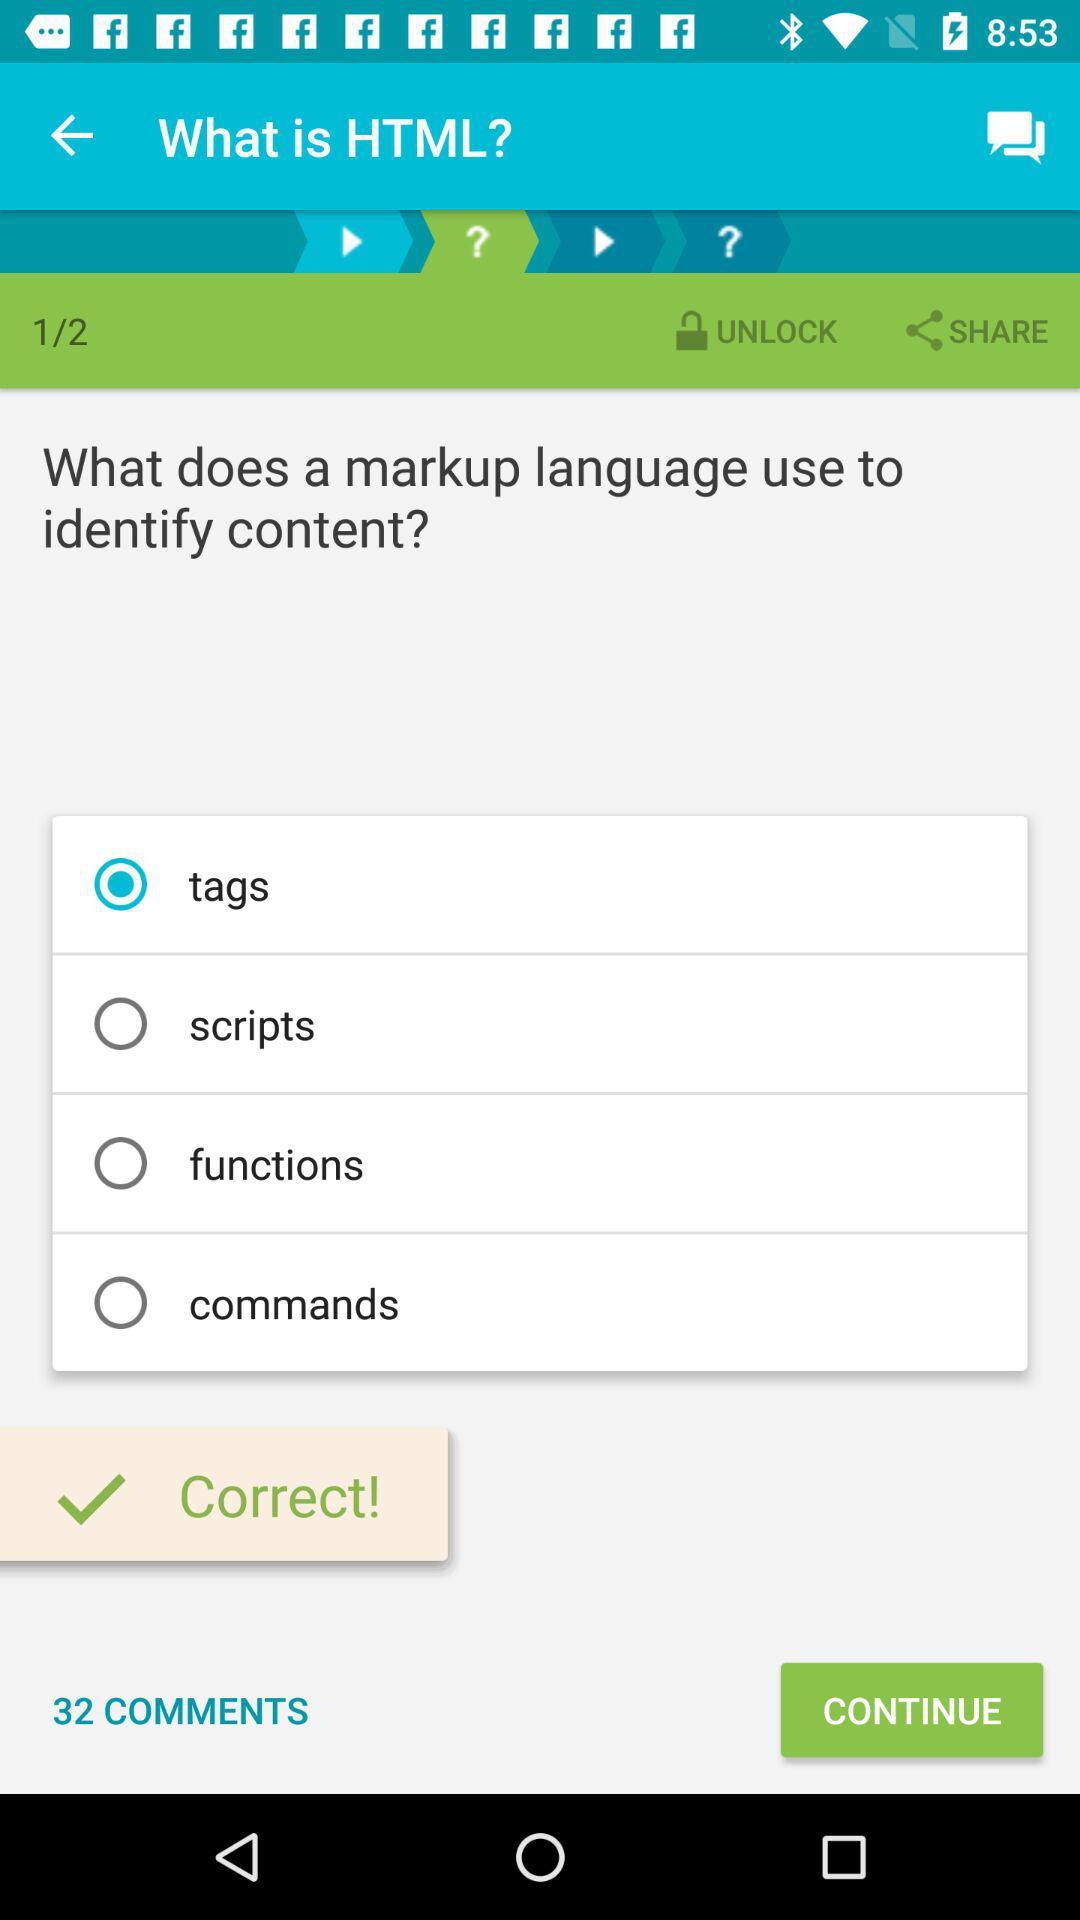 The image size is (1080, 1920). I want to click on the help icon, so click(729, 240).